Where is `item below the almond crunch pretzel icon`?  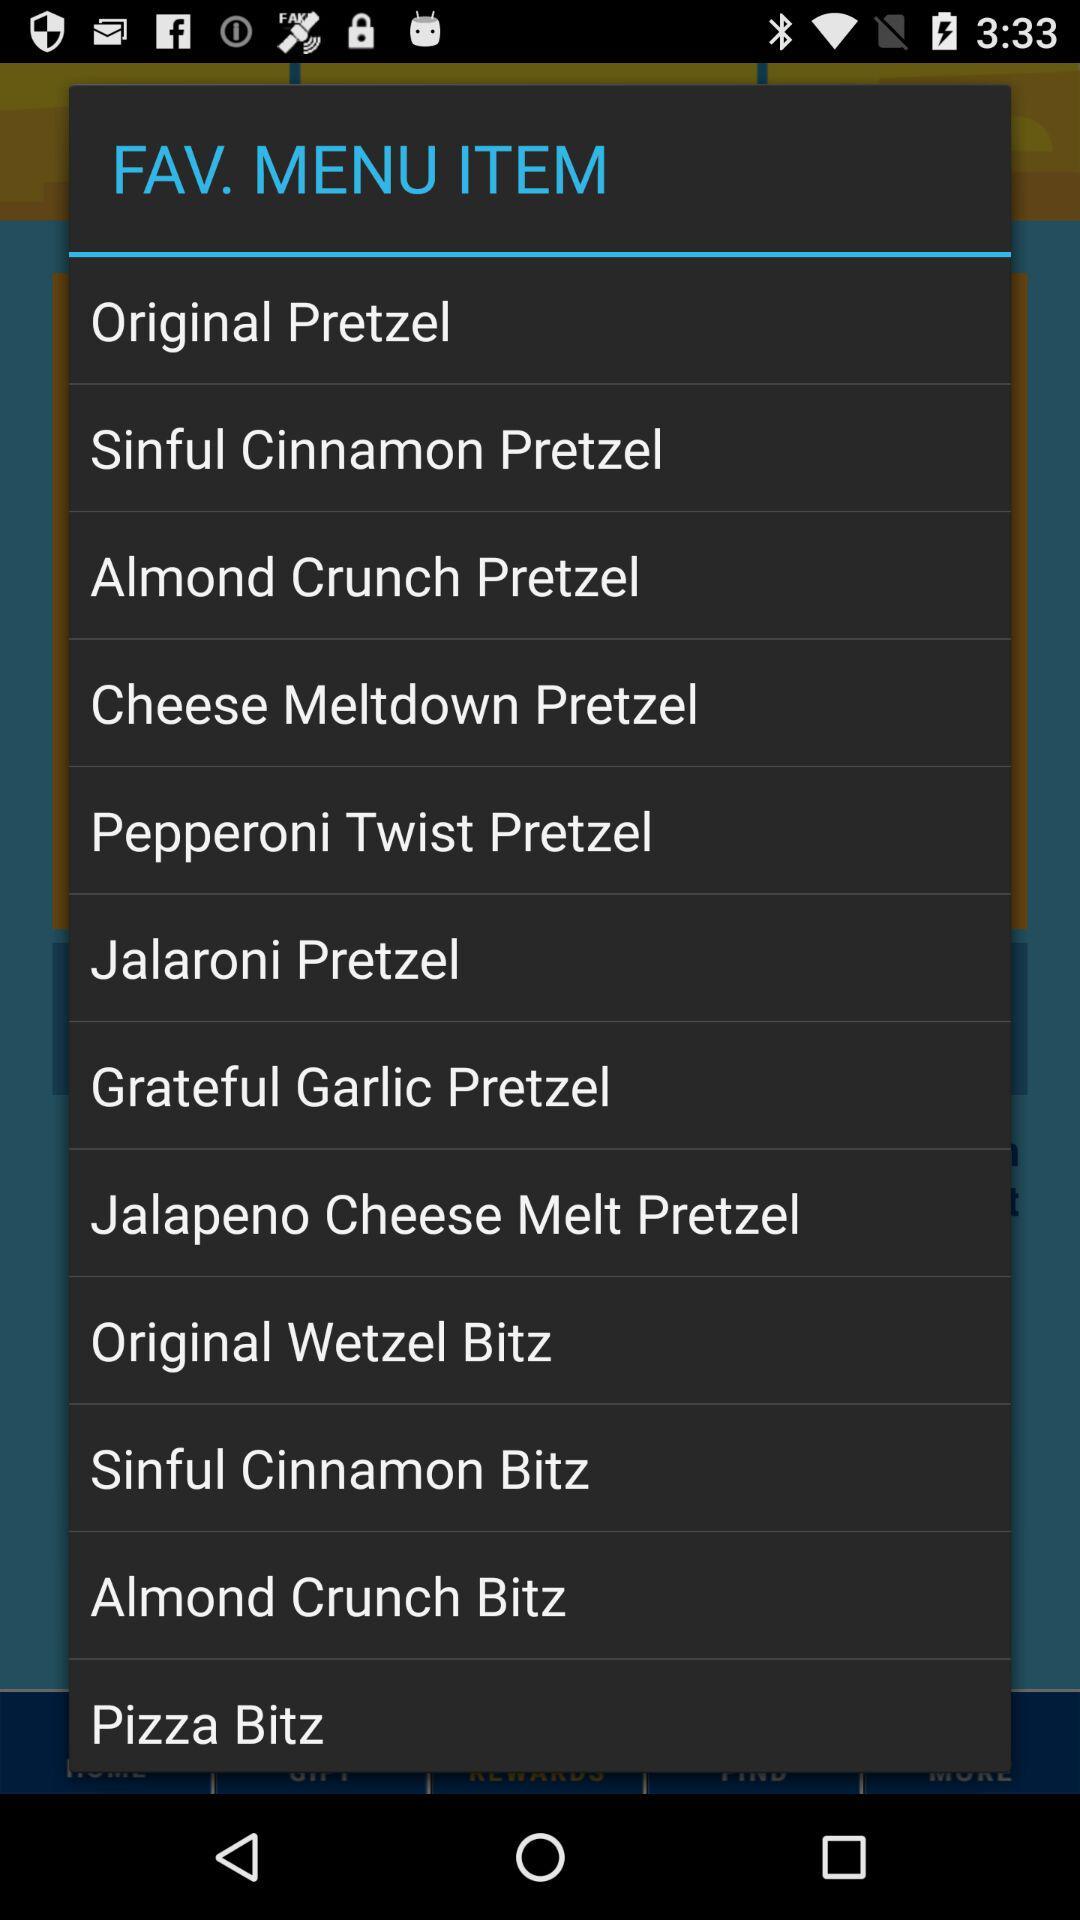
item below the almond crunch pretzel icon is located at coordinates (540, 702).